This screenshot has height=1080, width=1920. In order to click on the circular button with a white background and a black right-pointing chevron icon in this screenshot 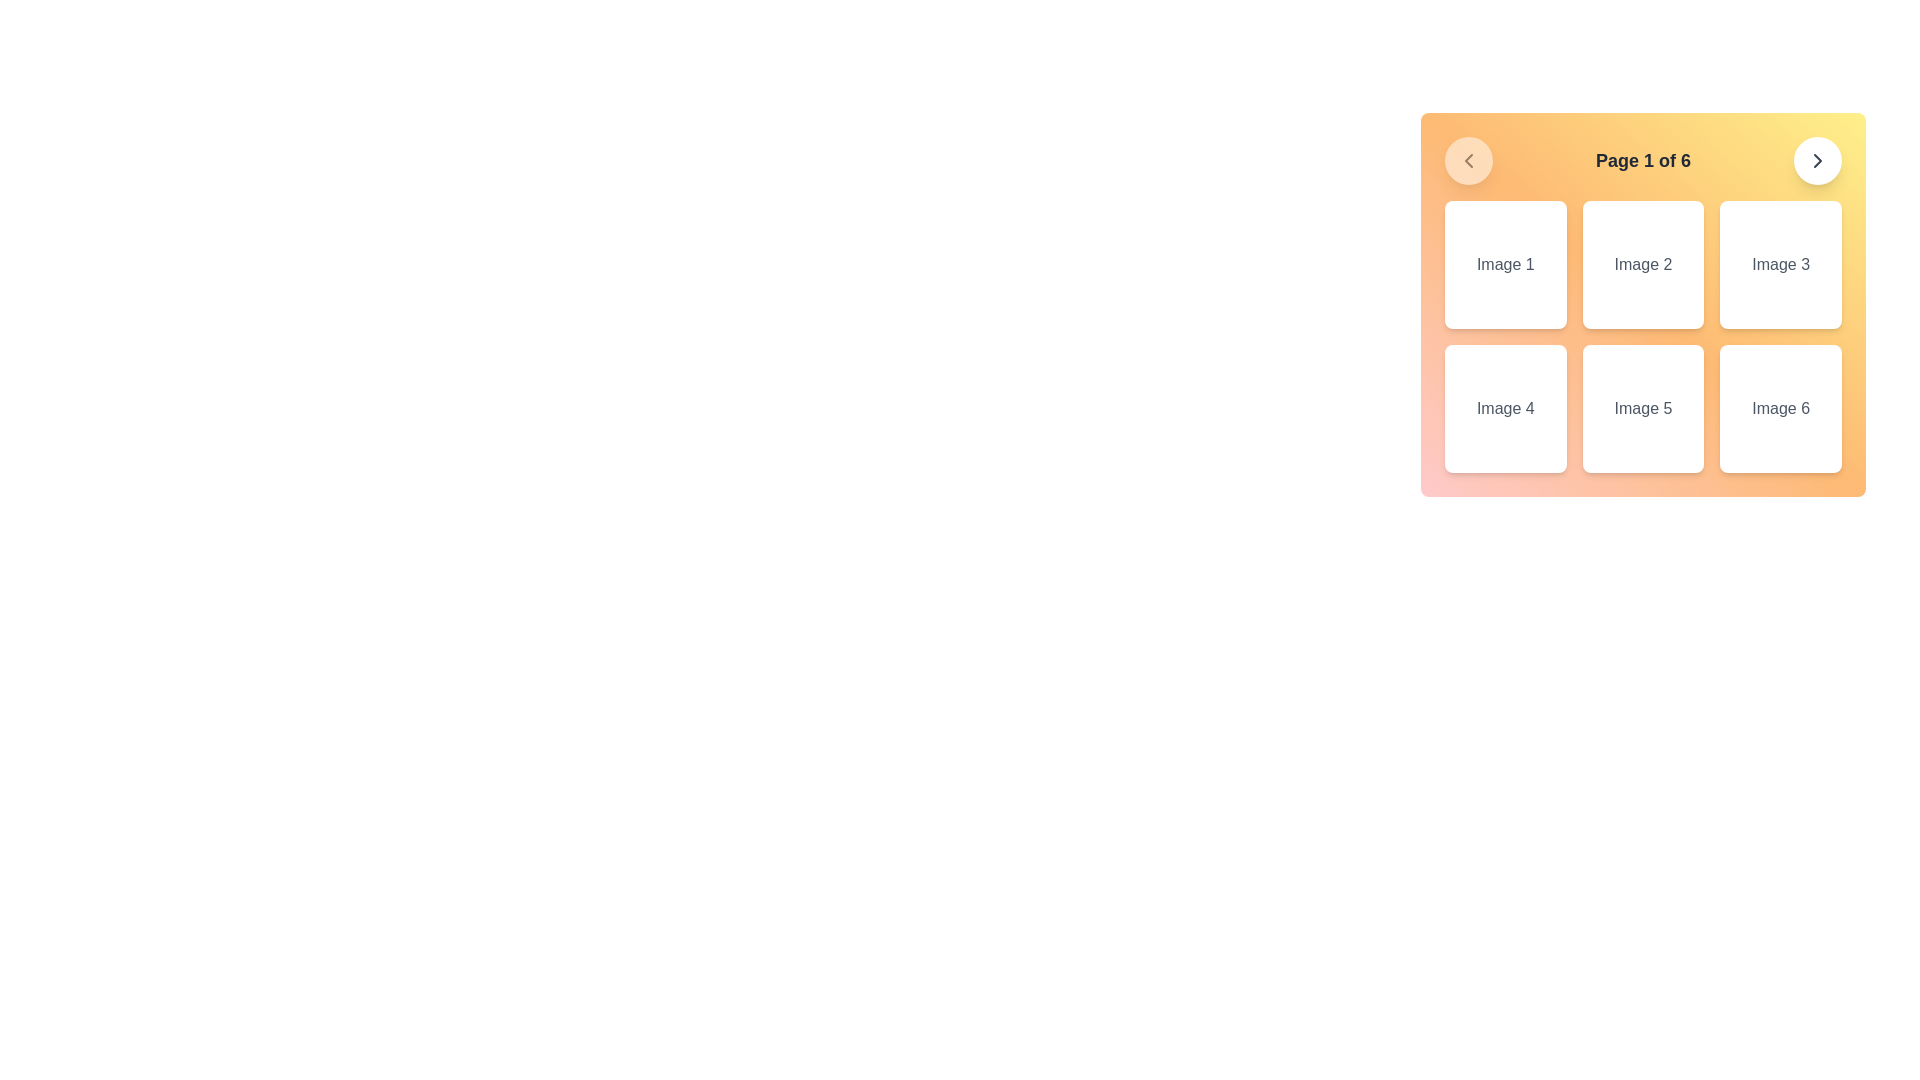, I will do `click(1818, 160)`.